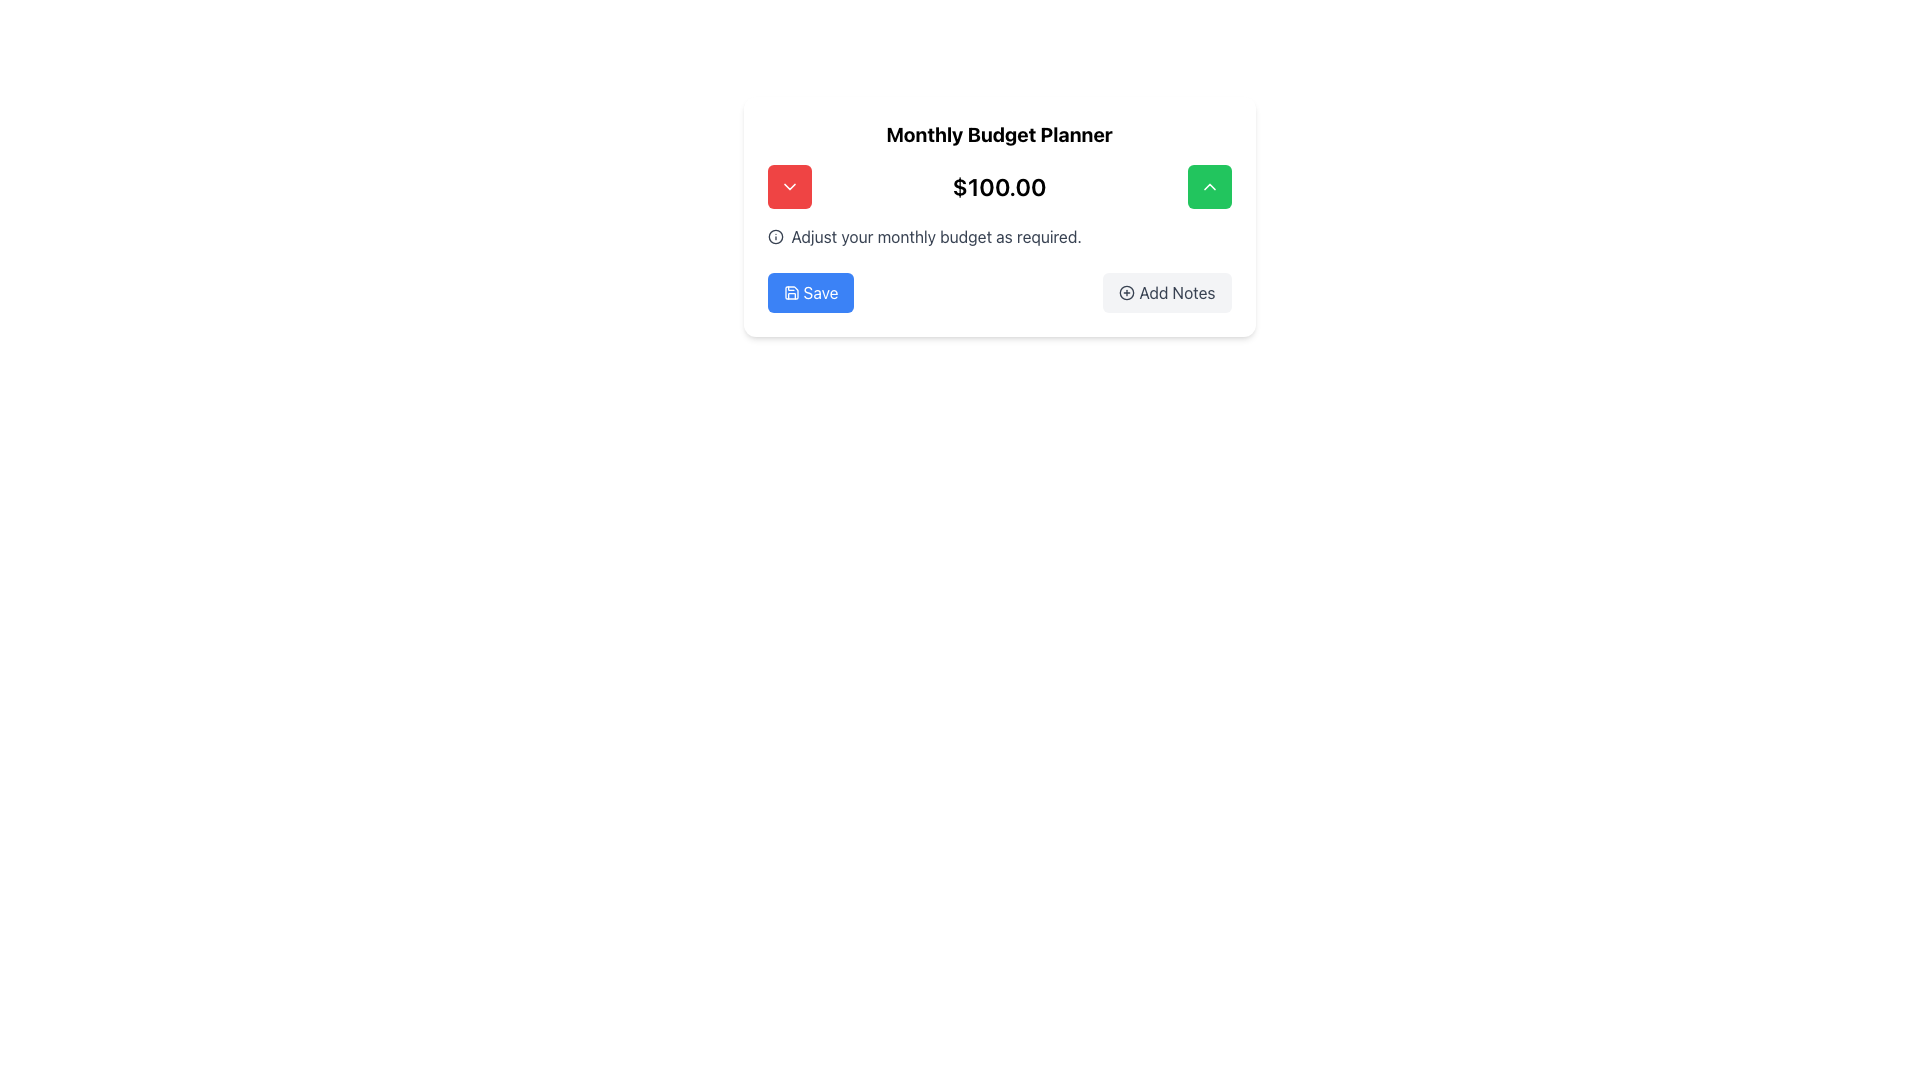 The image size is (1920, 1080). What do you see at coordinates (999, 293) in the screenshot?
I see `the 'Add Notes' button on the Button Group located at the bottom center of the 'Monthly Budget Planner' card` at bounding box center [999, 293].